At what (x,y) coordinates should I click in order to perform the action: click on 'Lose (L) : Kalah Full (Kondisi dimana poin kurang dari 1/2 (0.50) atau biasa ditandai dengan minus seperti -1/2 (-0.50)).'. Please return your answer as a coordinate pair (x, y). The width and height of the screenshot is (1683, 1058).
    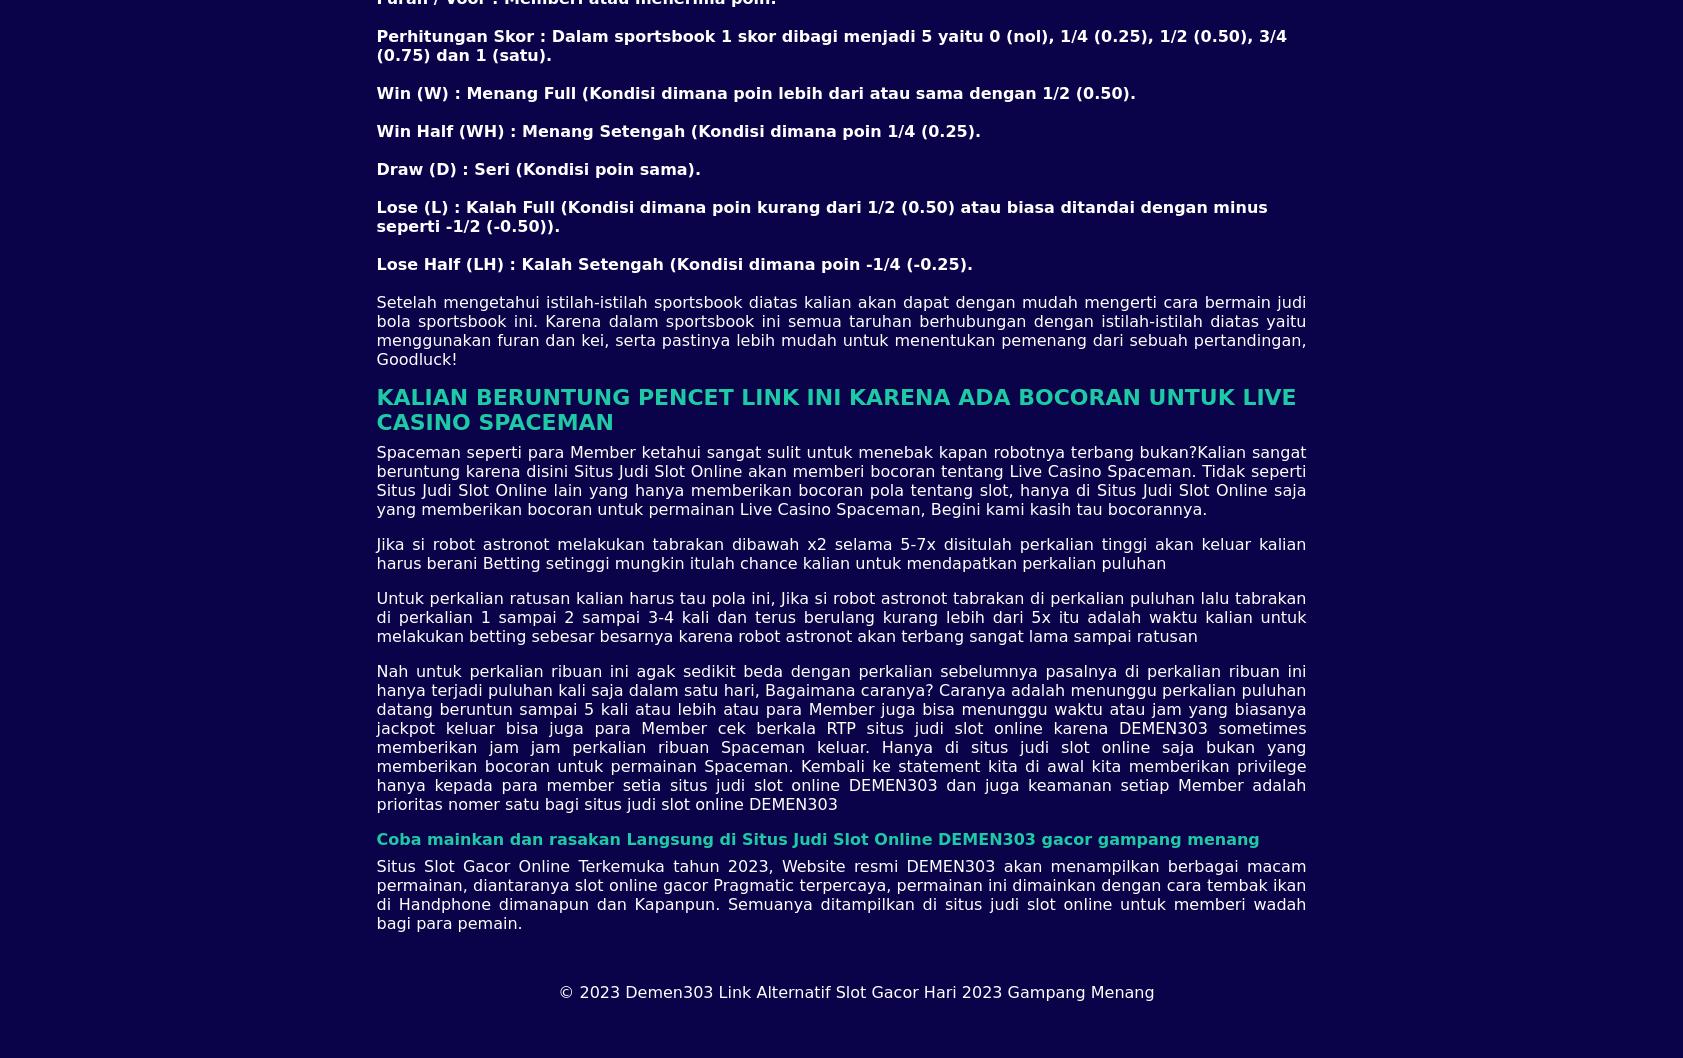
    Looking at the image, I should click on (820, 216).